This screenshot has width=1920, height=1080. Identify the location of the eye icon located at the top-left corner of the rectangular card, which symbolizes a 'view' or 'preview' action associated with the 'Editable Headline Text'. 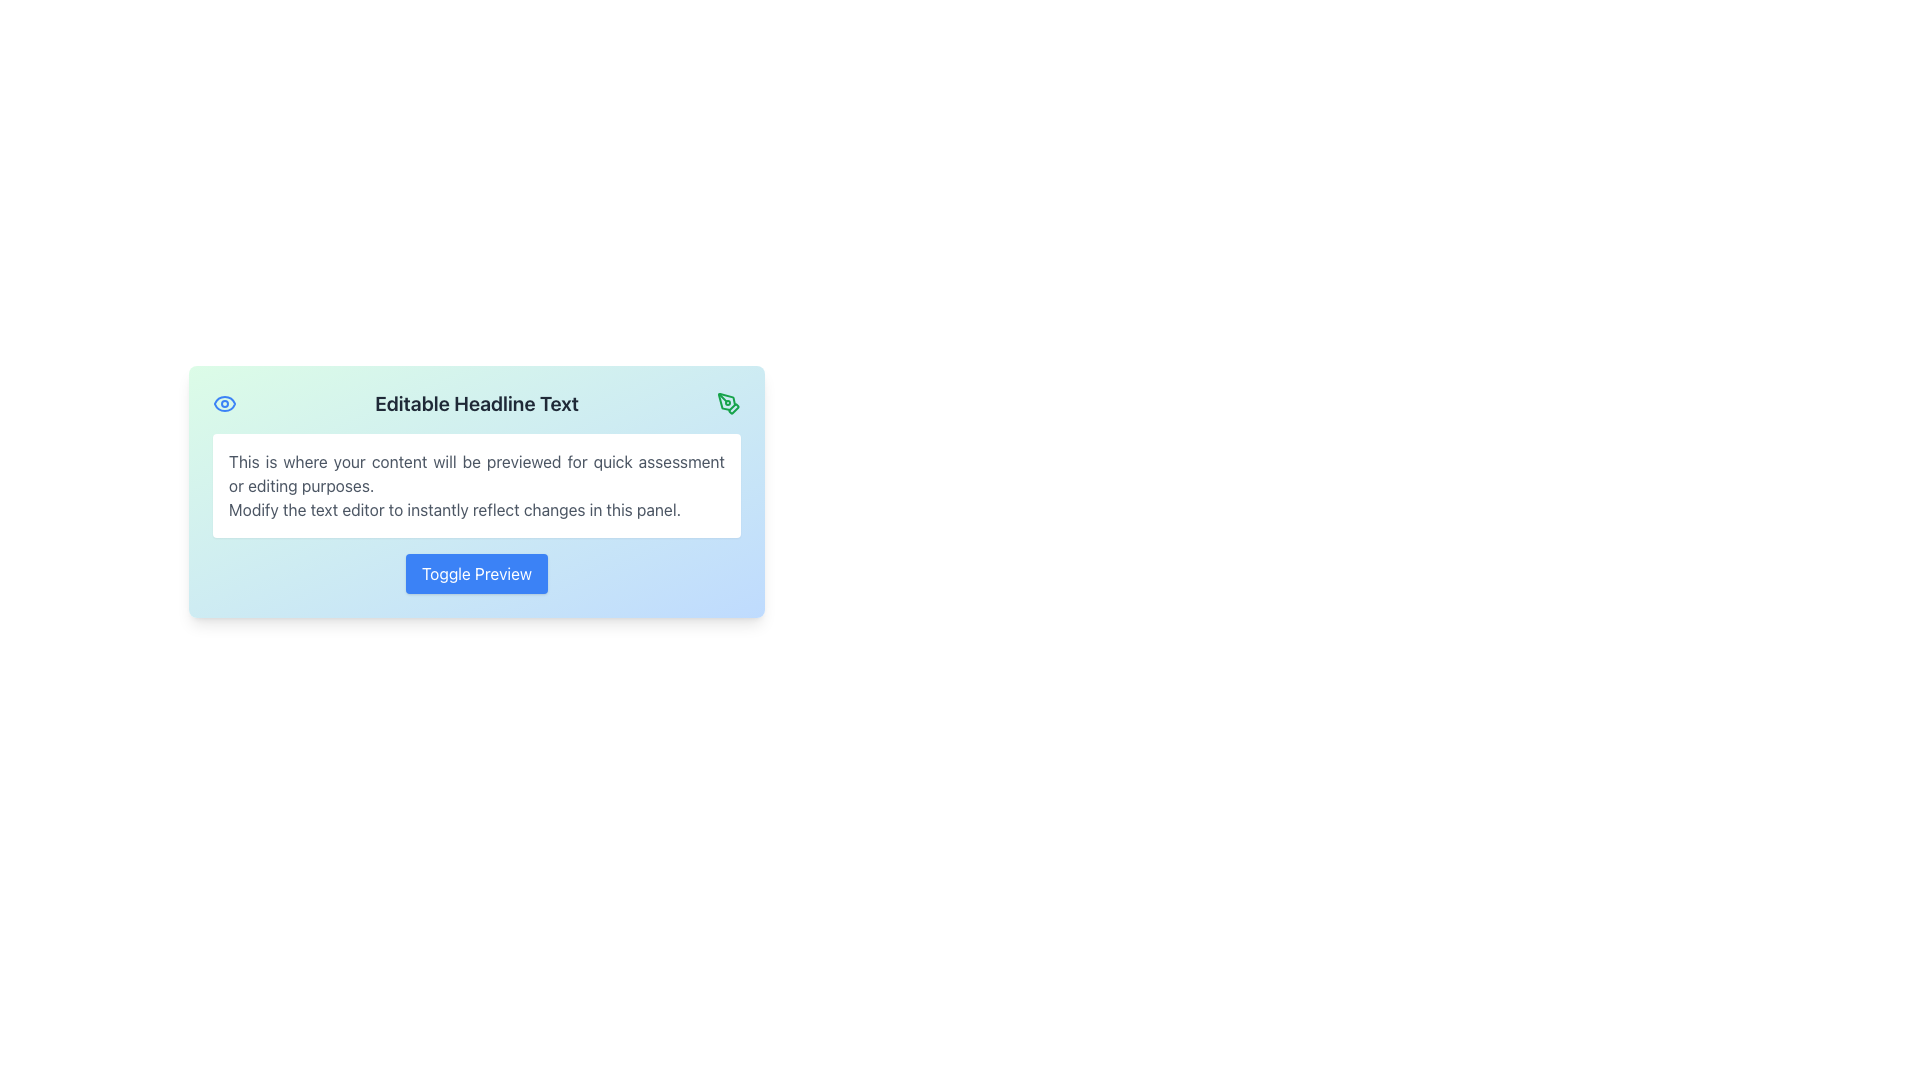
(225, 404).